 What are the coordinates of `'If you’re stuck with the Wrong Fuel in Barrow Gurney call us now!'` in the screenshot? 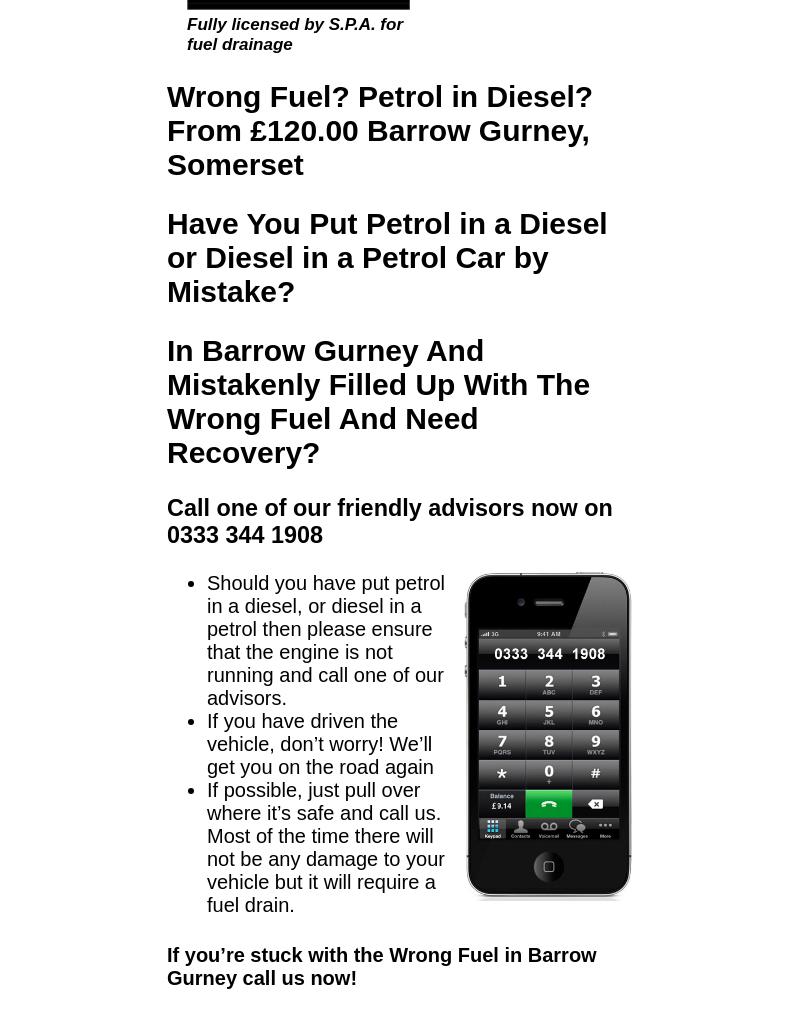 It's located at (166, 965).